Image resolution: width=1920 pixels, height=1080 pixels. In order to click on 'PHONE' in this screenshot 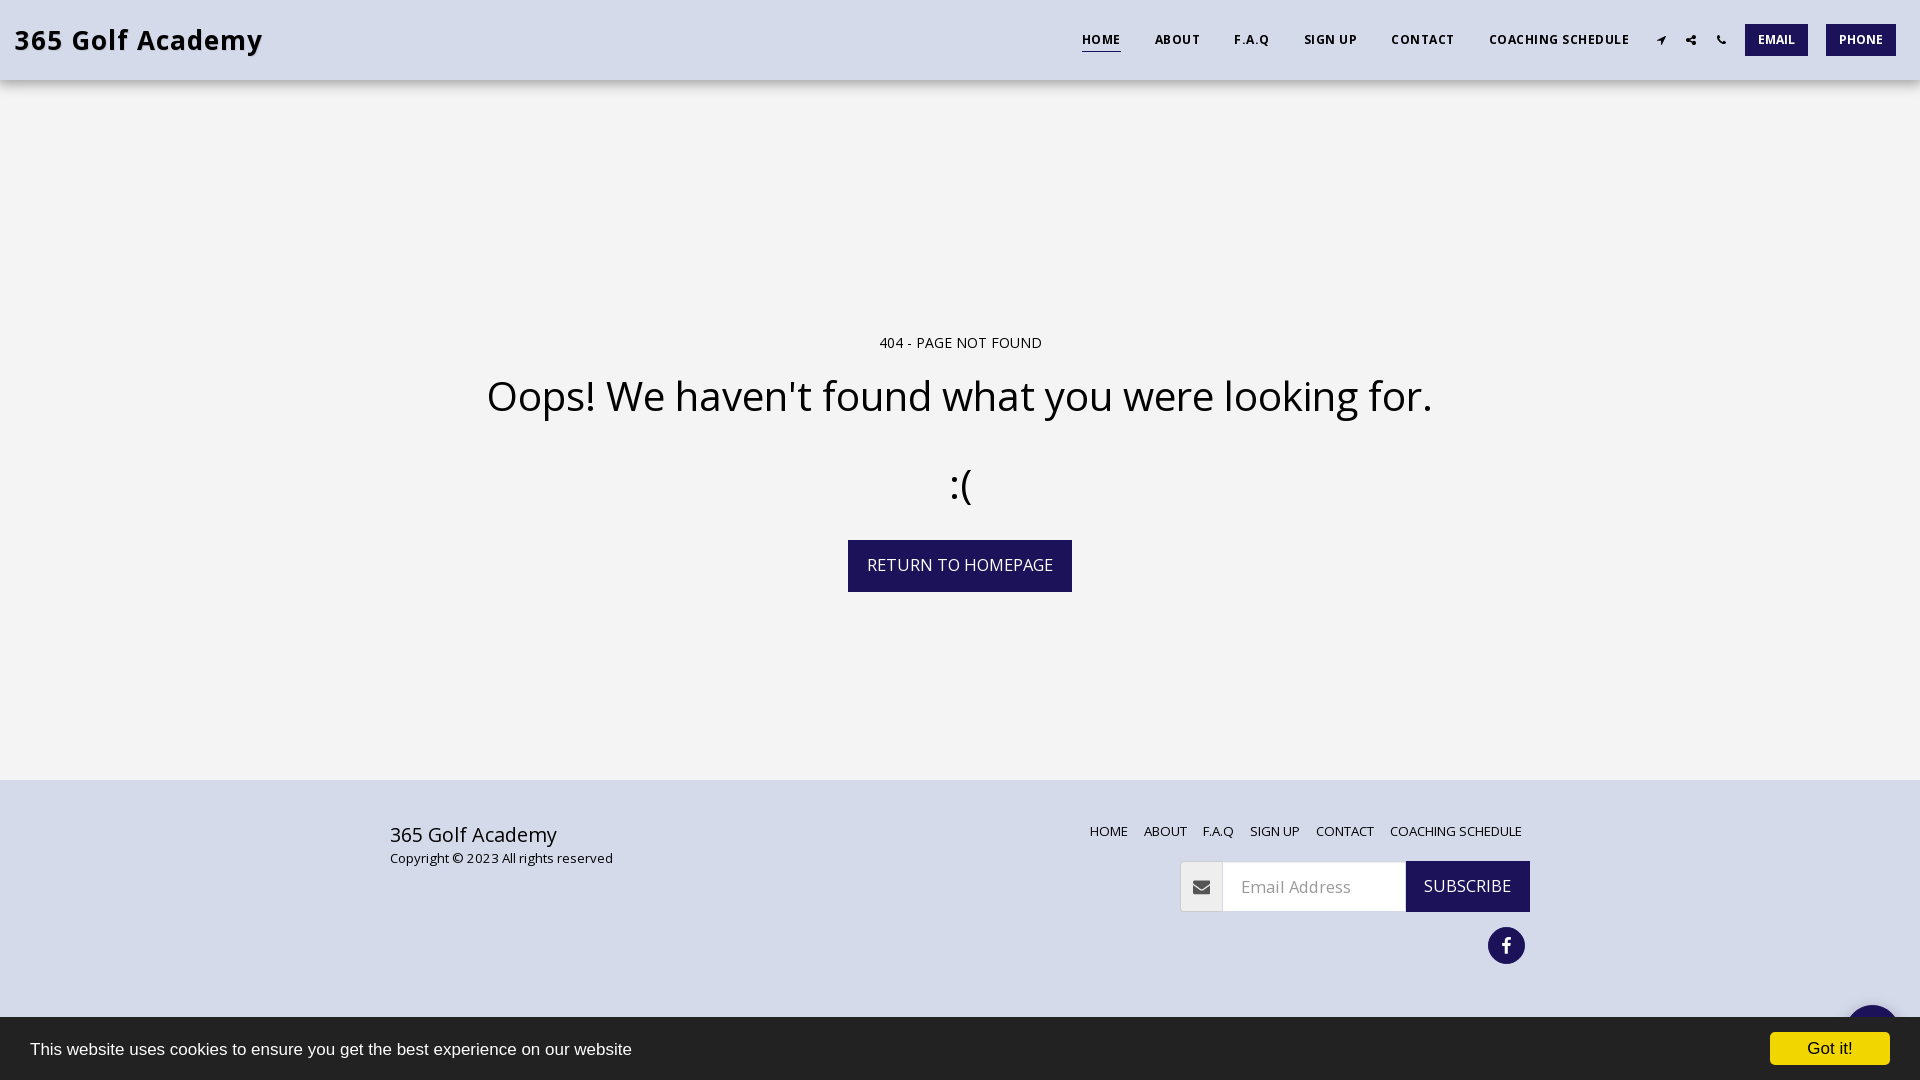, I will do `click(1818, 39)`.